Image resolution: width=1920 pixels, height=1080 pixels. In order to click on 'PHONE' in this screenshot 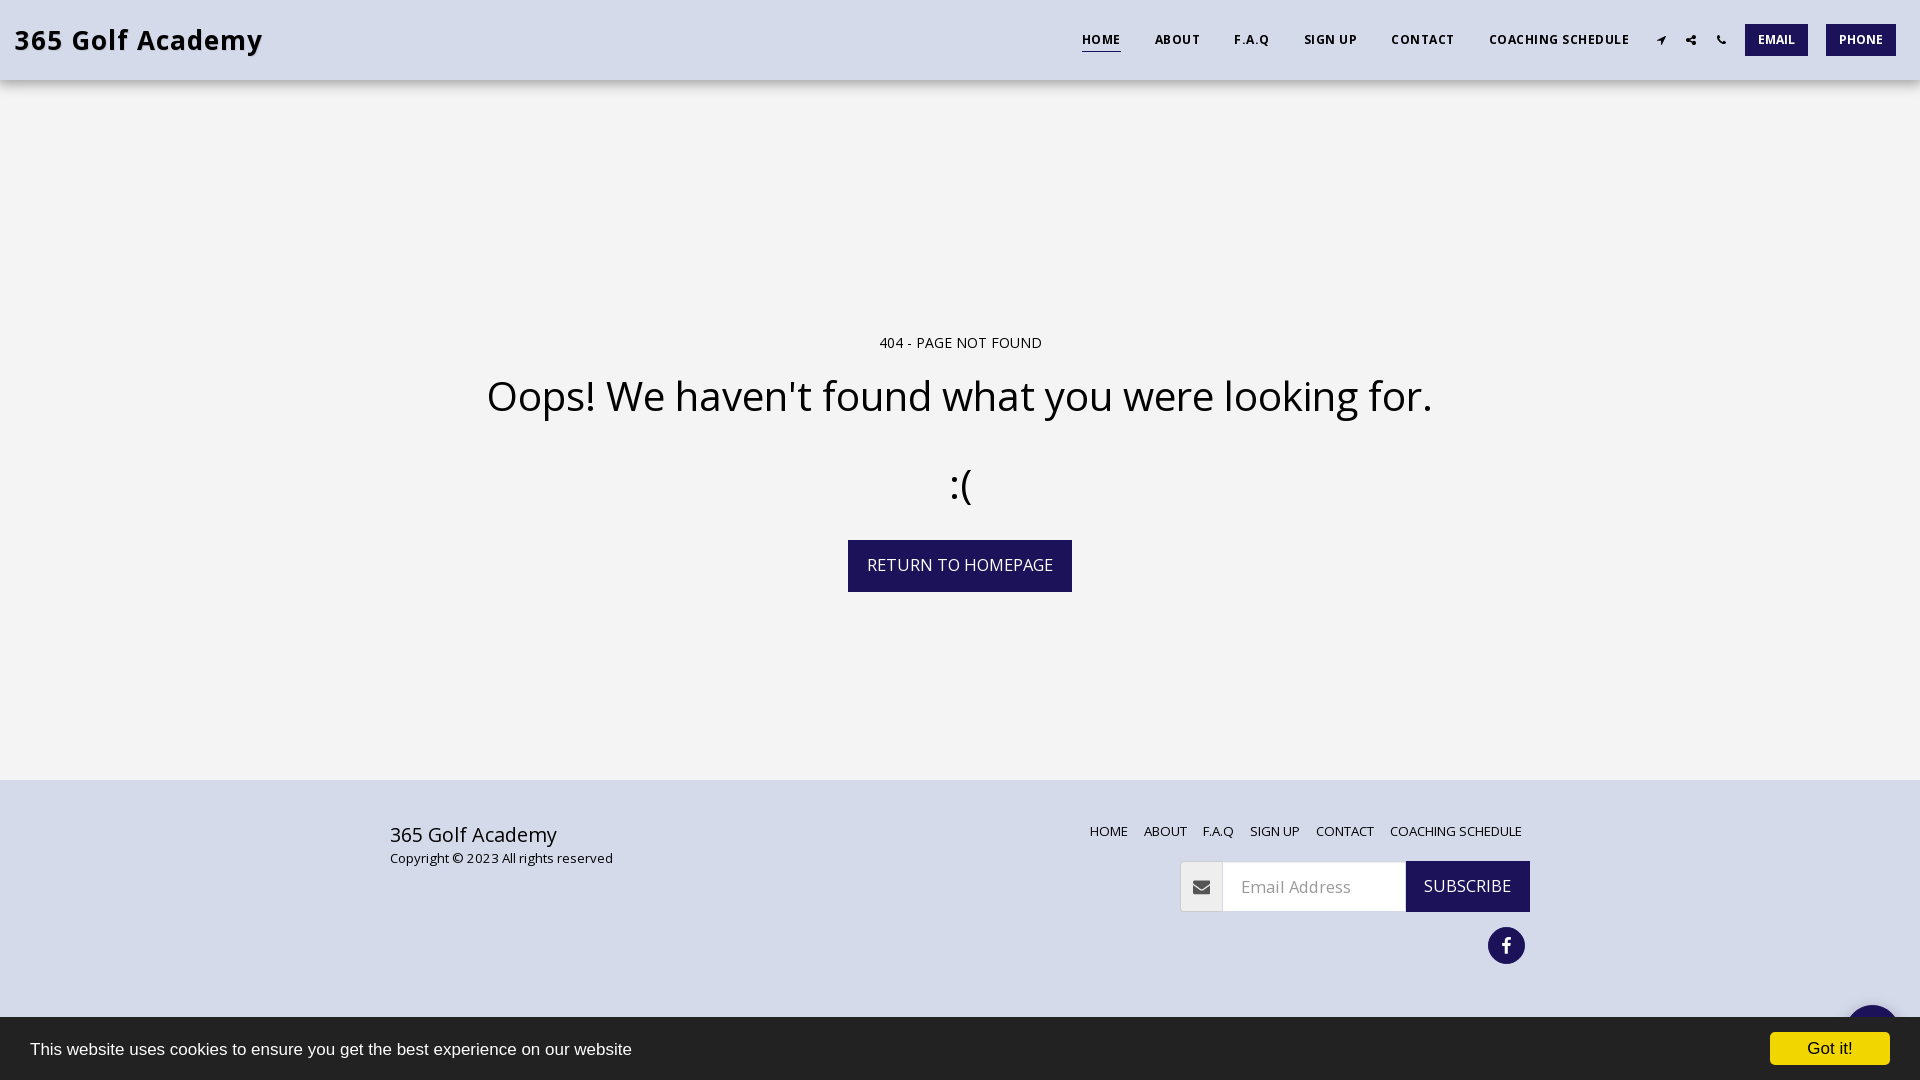, I will do `click(1818, 39)`.